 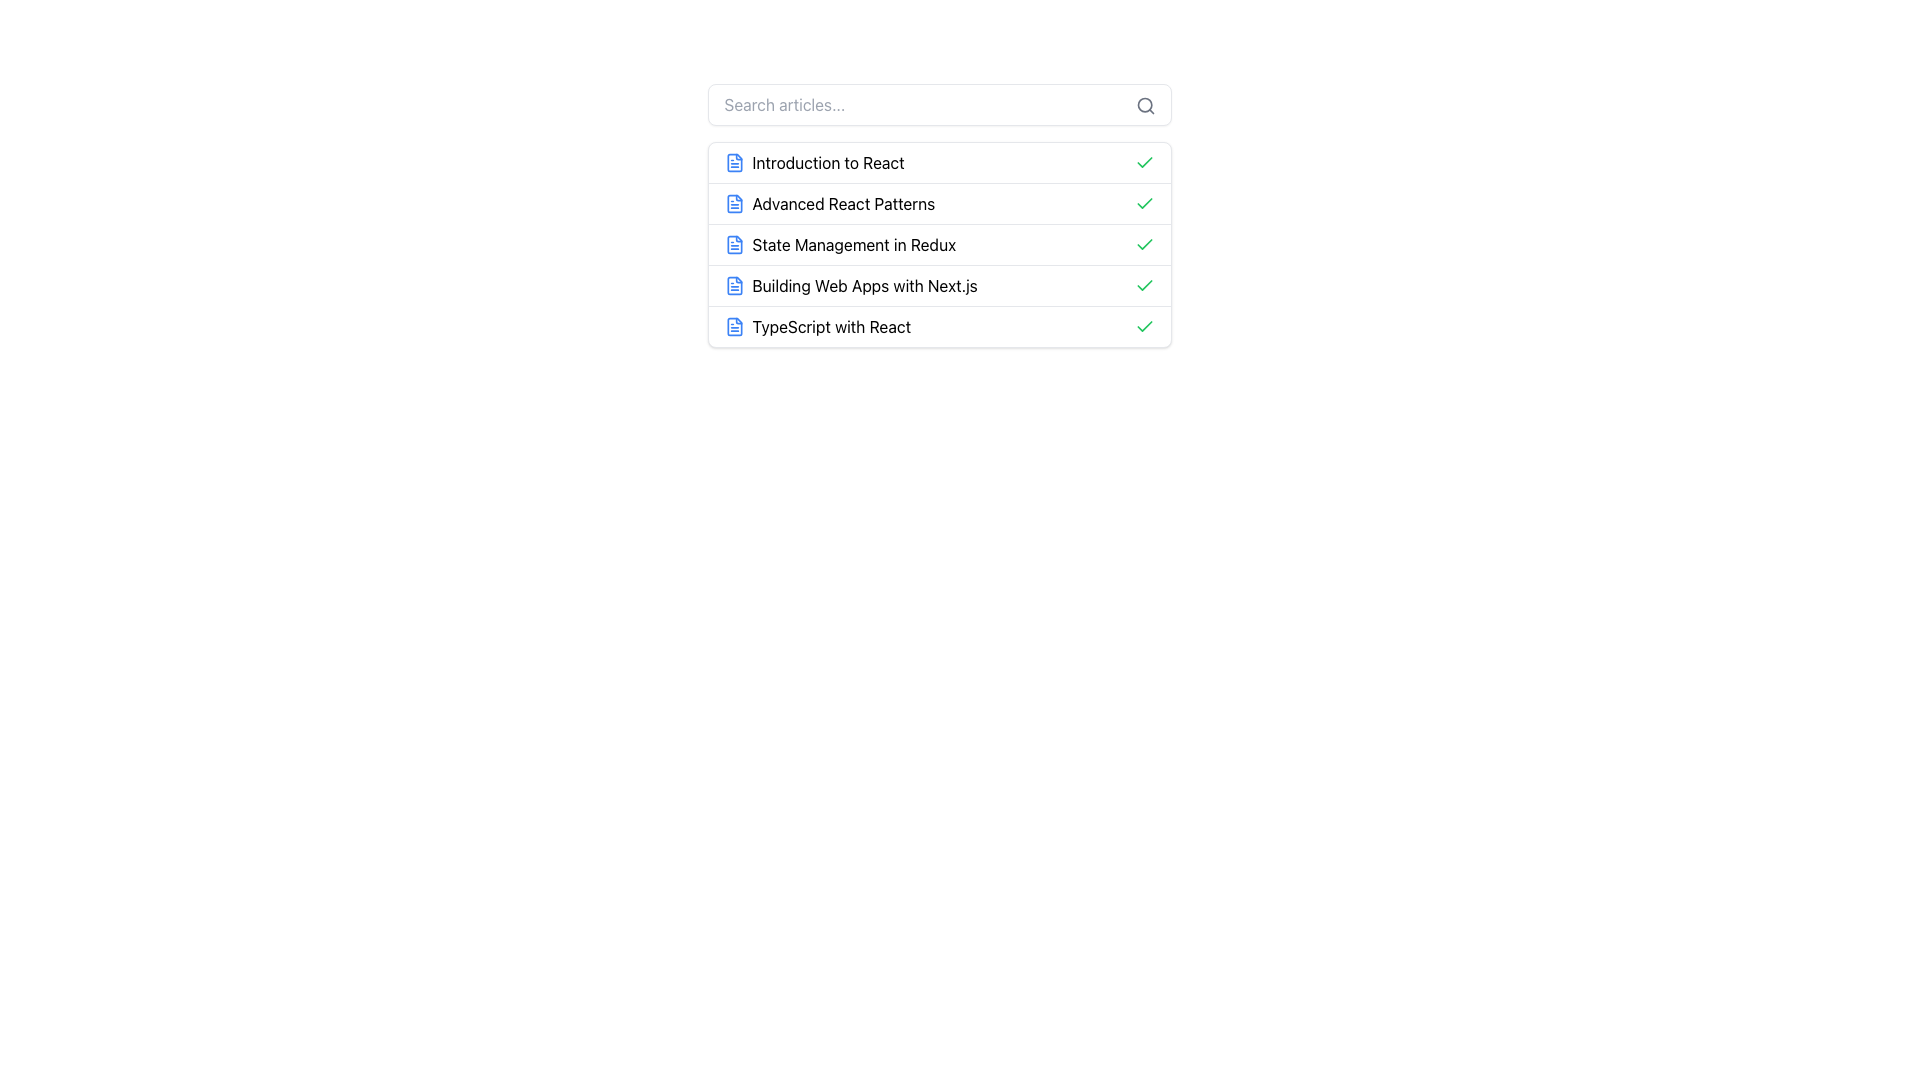 I want to click on the third list item in the vertical list that represents 'State Management in Redux', so click(x=840, y=244).